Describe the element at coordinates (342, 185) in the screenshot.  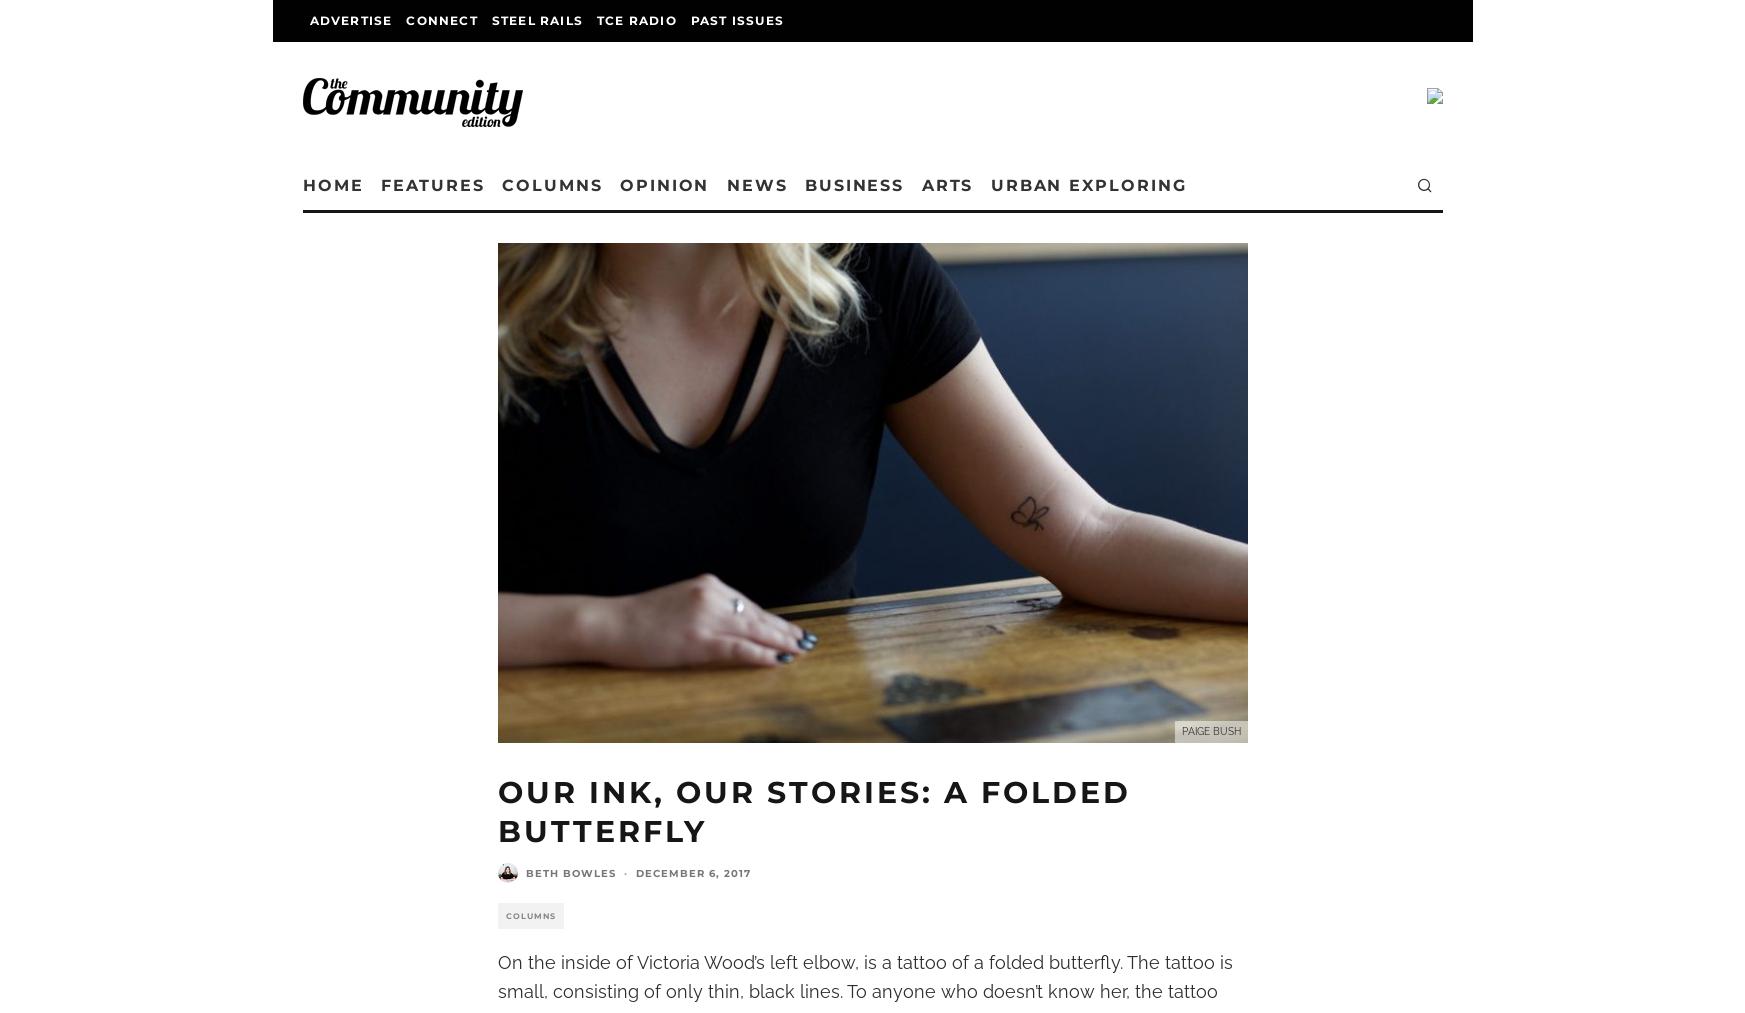
I see `'Home'` at that location.